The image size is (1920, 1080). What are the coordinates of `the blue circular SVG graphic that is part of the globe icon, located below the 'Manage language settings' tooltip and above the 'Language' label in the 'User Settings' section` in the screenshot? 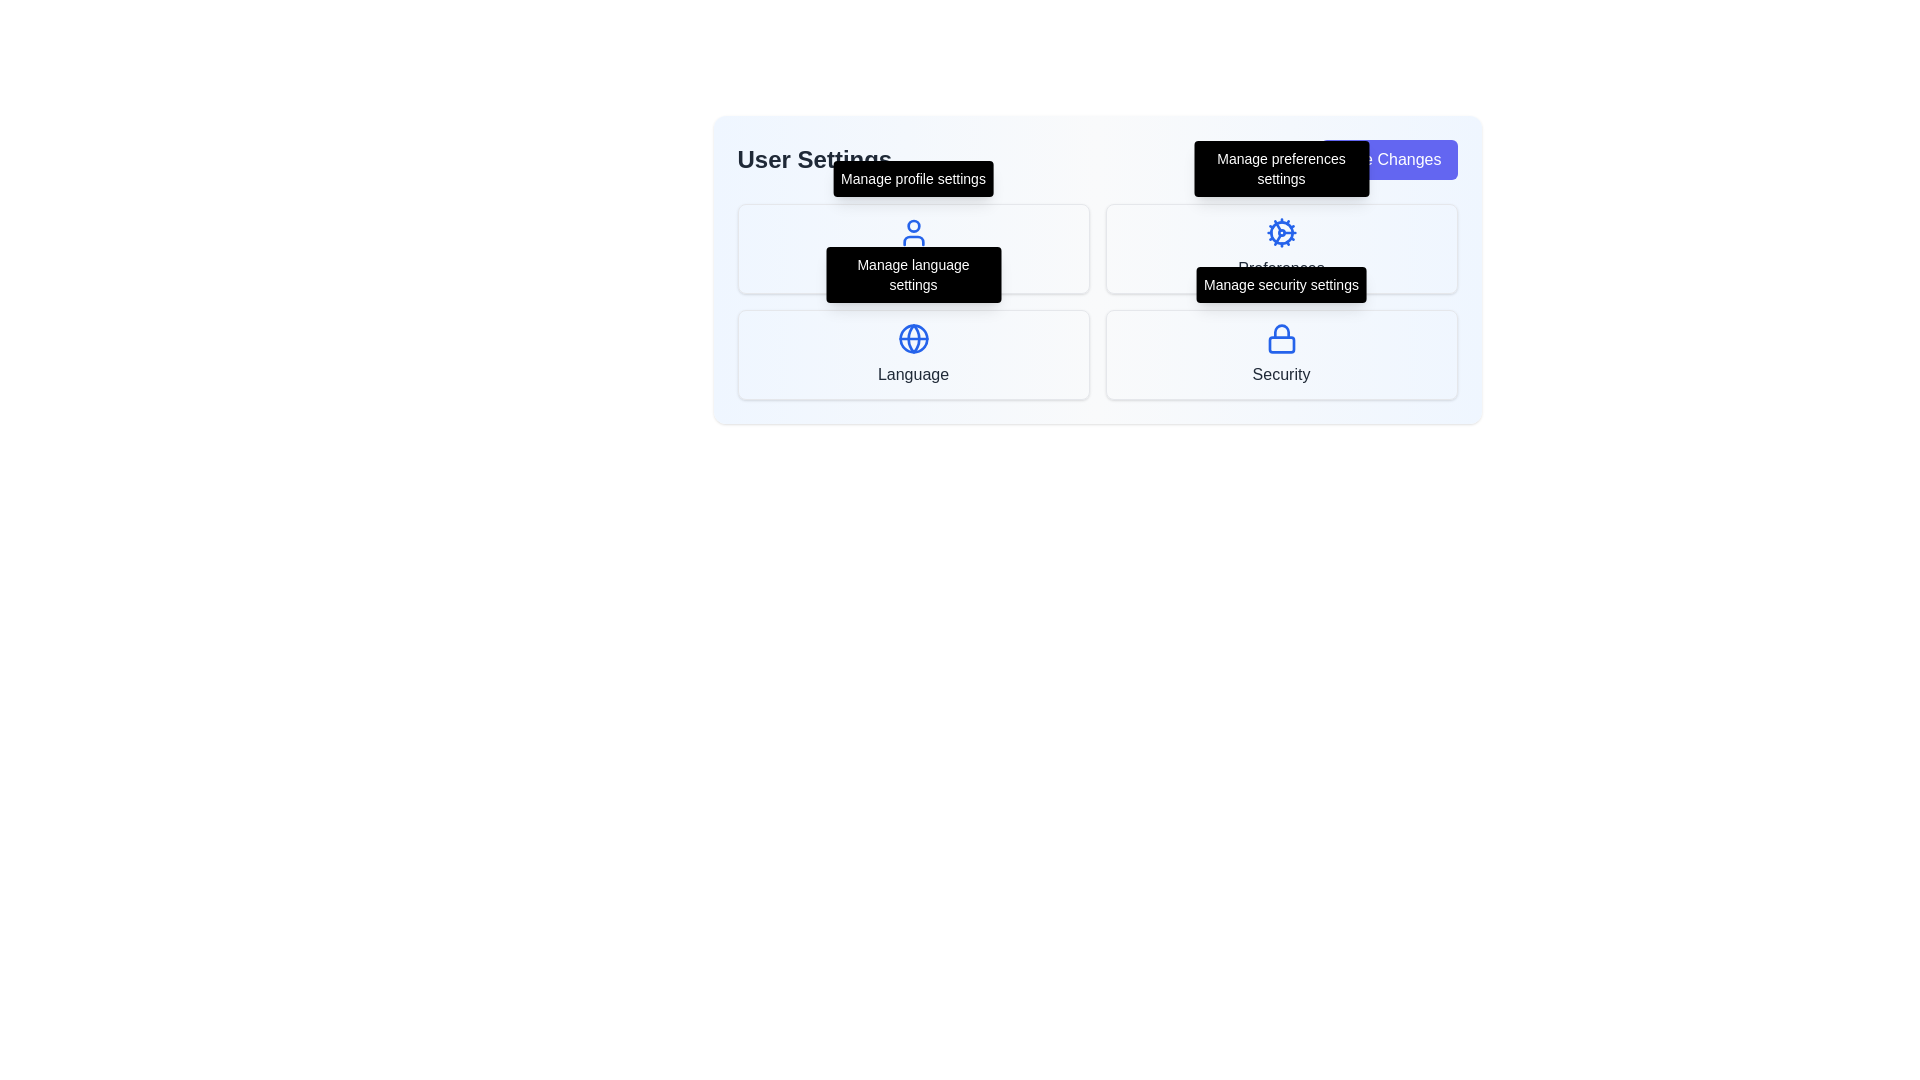 It's located at (912, 338).